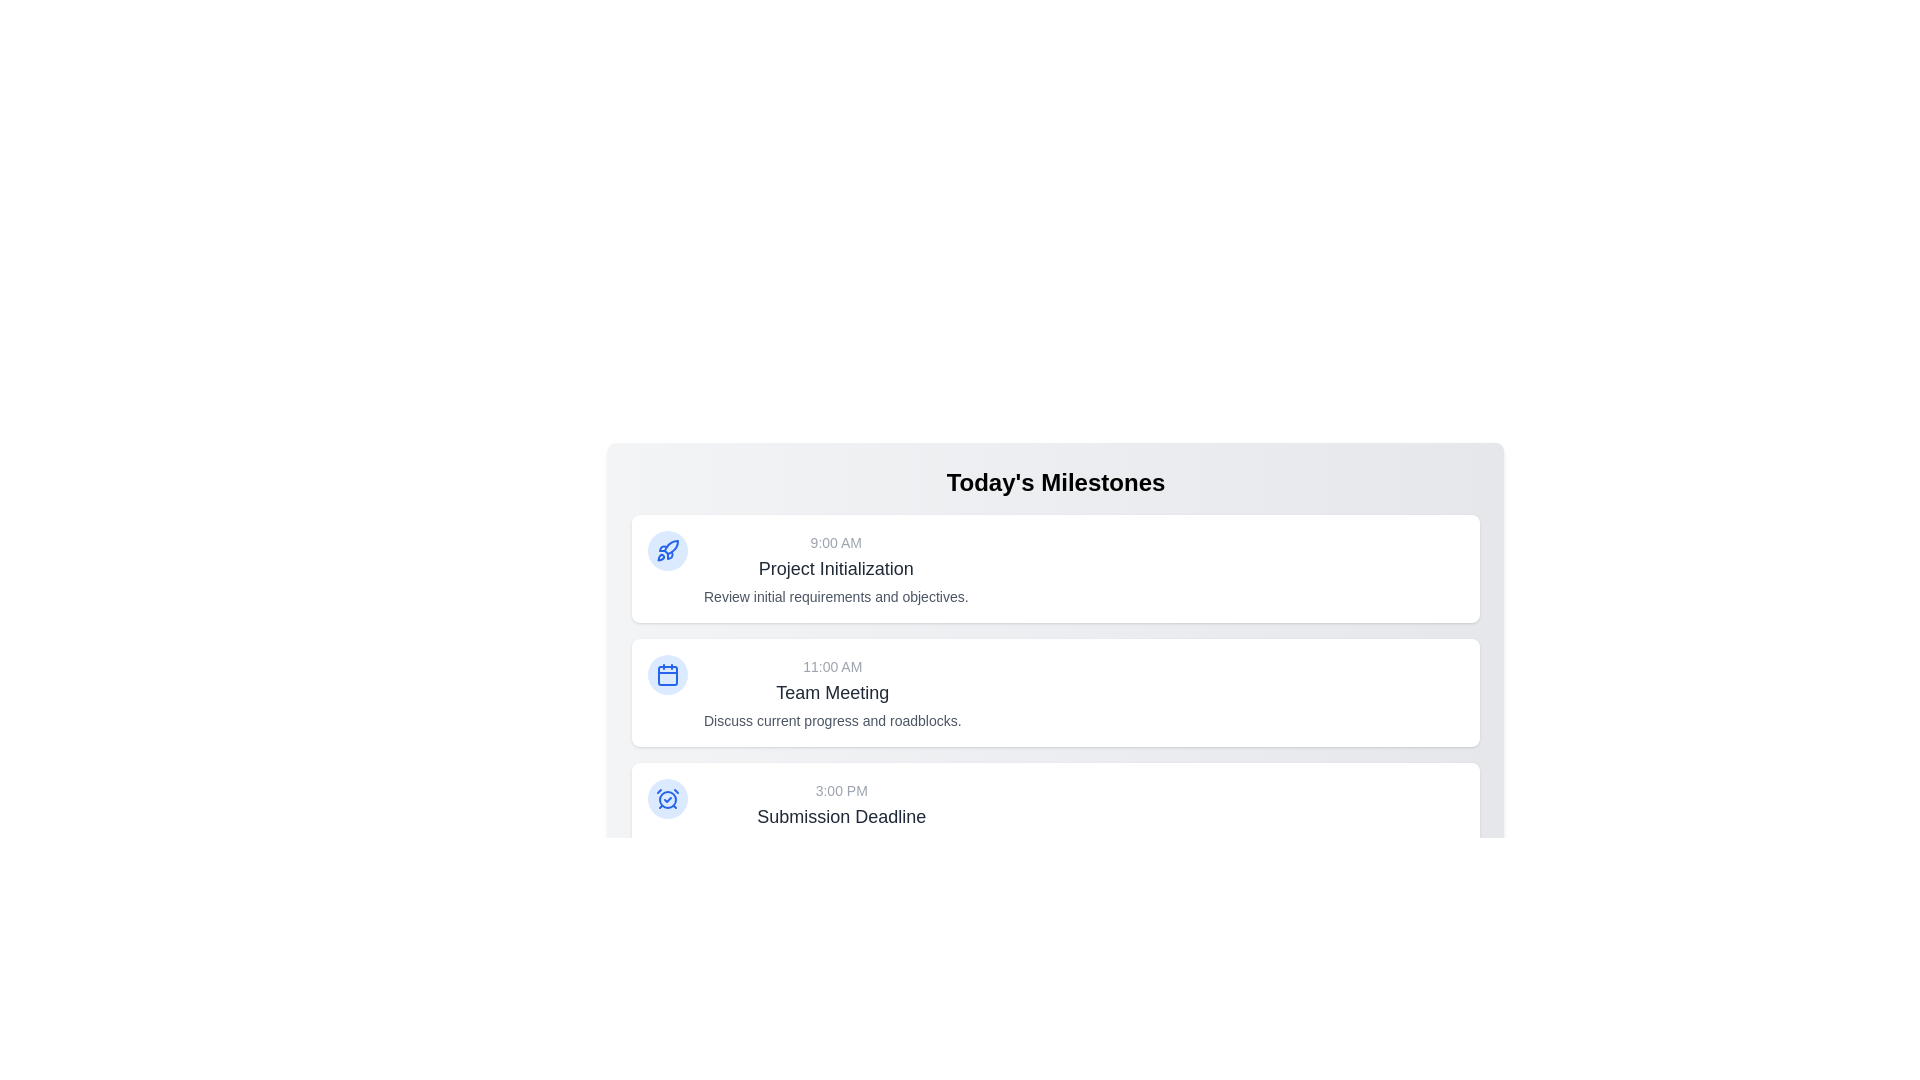  I want to click on the text label 'Project Initialization' located beneath the timestamp '9:00 AM', so click(836, 569).